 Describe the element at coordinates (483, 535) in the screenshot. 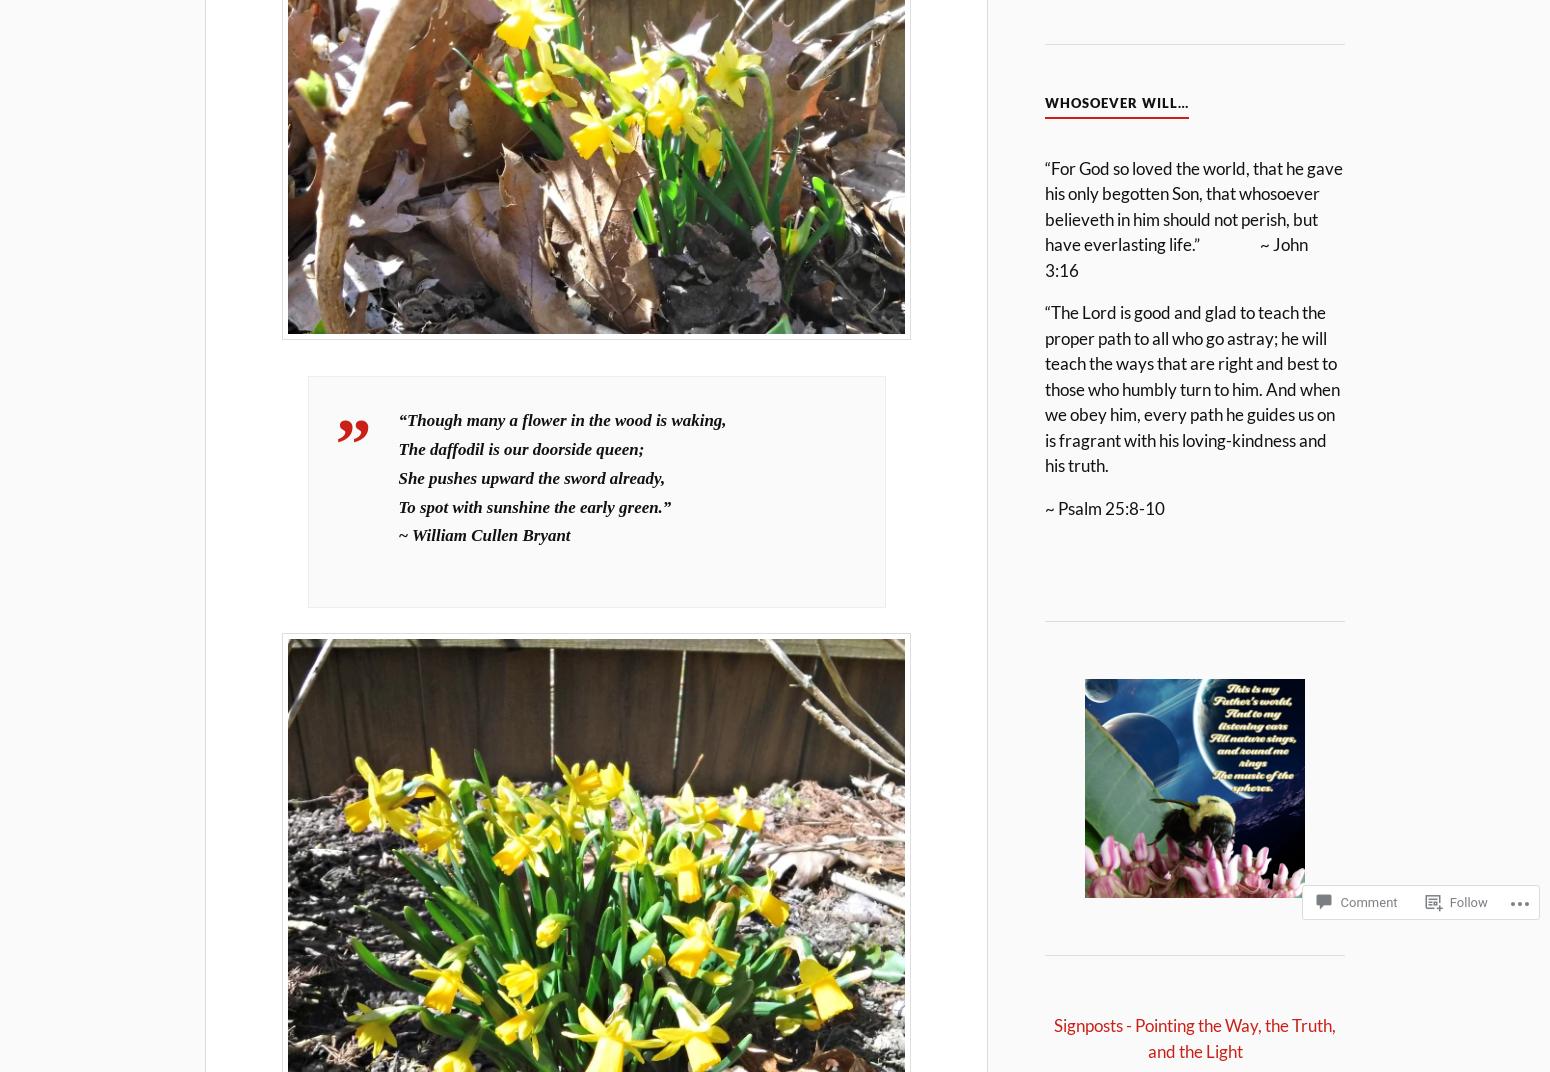

I see `'~ William Cullen Bryant'` at that location.